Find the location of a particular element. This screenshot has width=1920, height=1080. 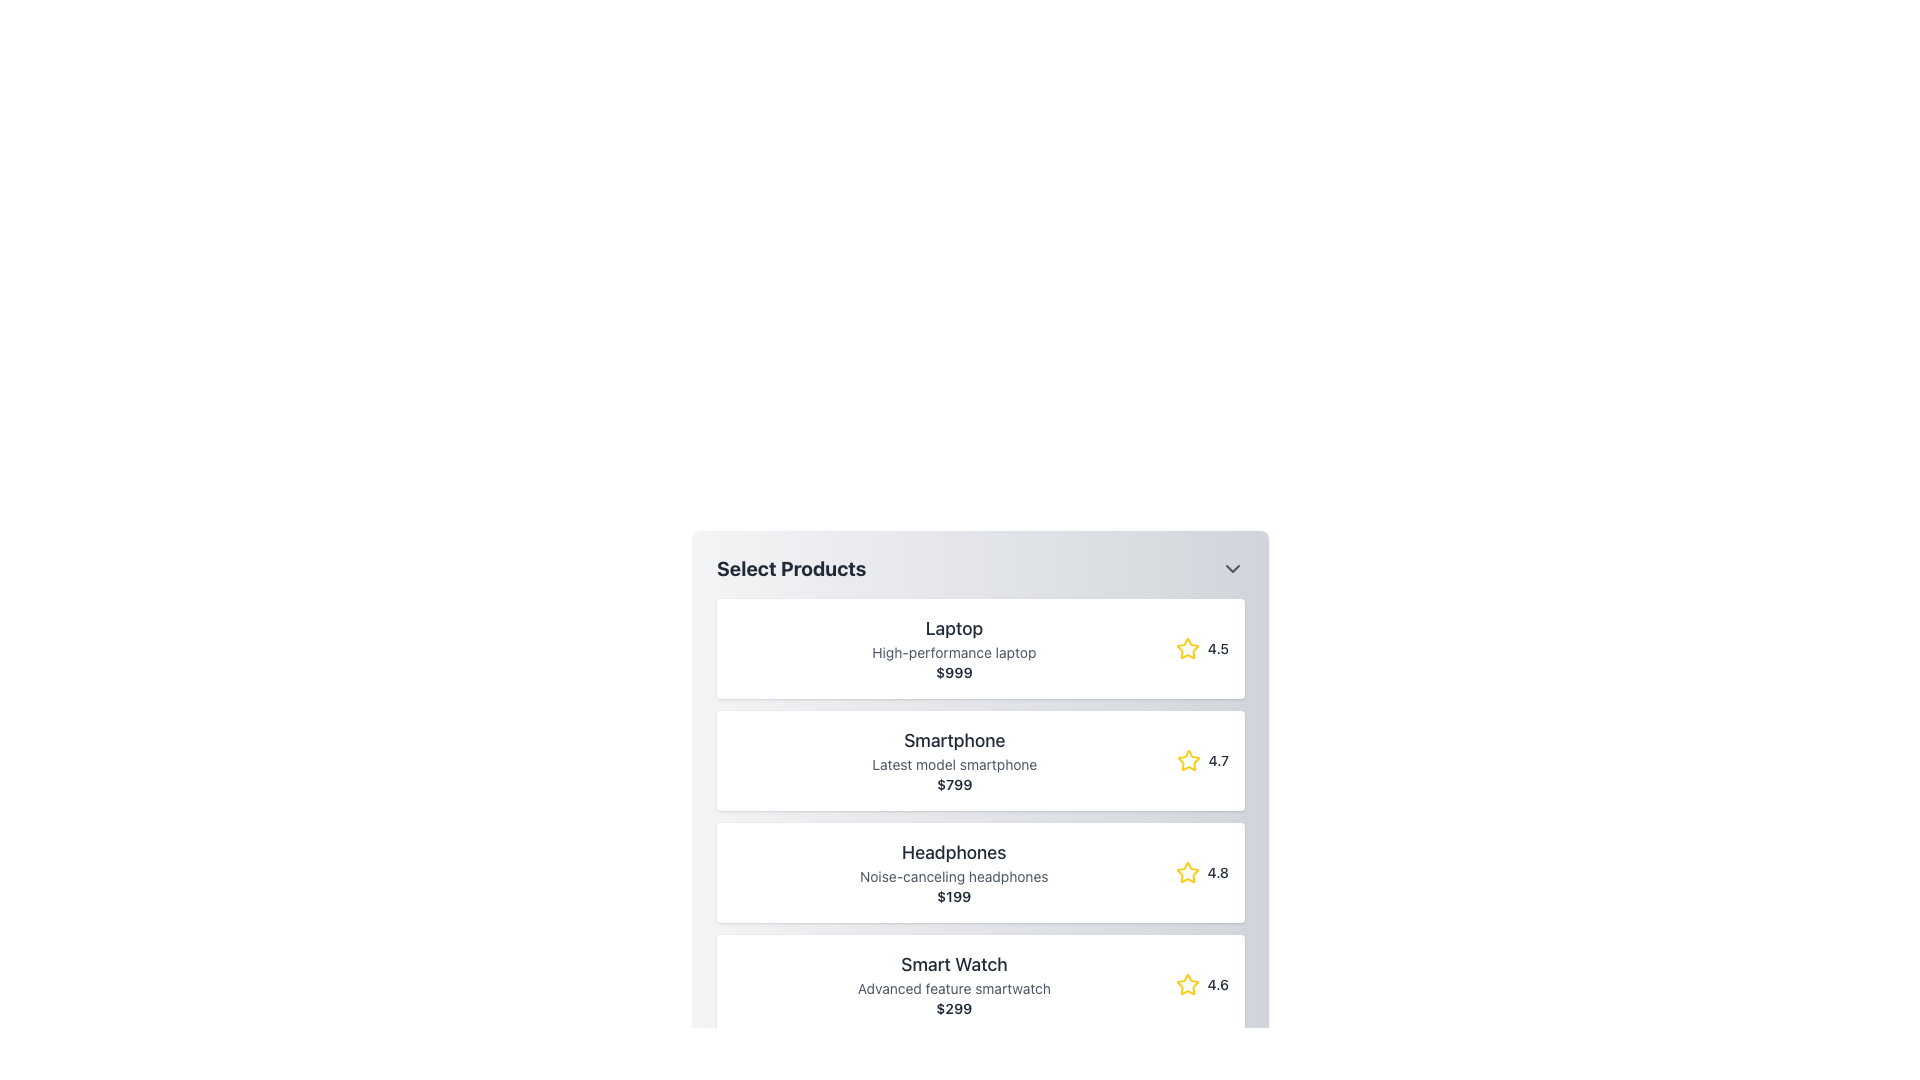

text displaying '4.7' located next to the yellow star icon in the Smartphone product row is located at coordinates (1217, 760).